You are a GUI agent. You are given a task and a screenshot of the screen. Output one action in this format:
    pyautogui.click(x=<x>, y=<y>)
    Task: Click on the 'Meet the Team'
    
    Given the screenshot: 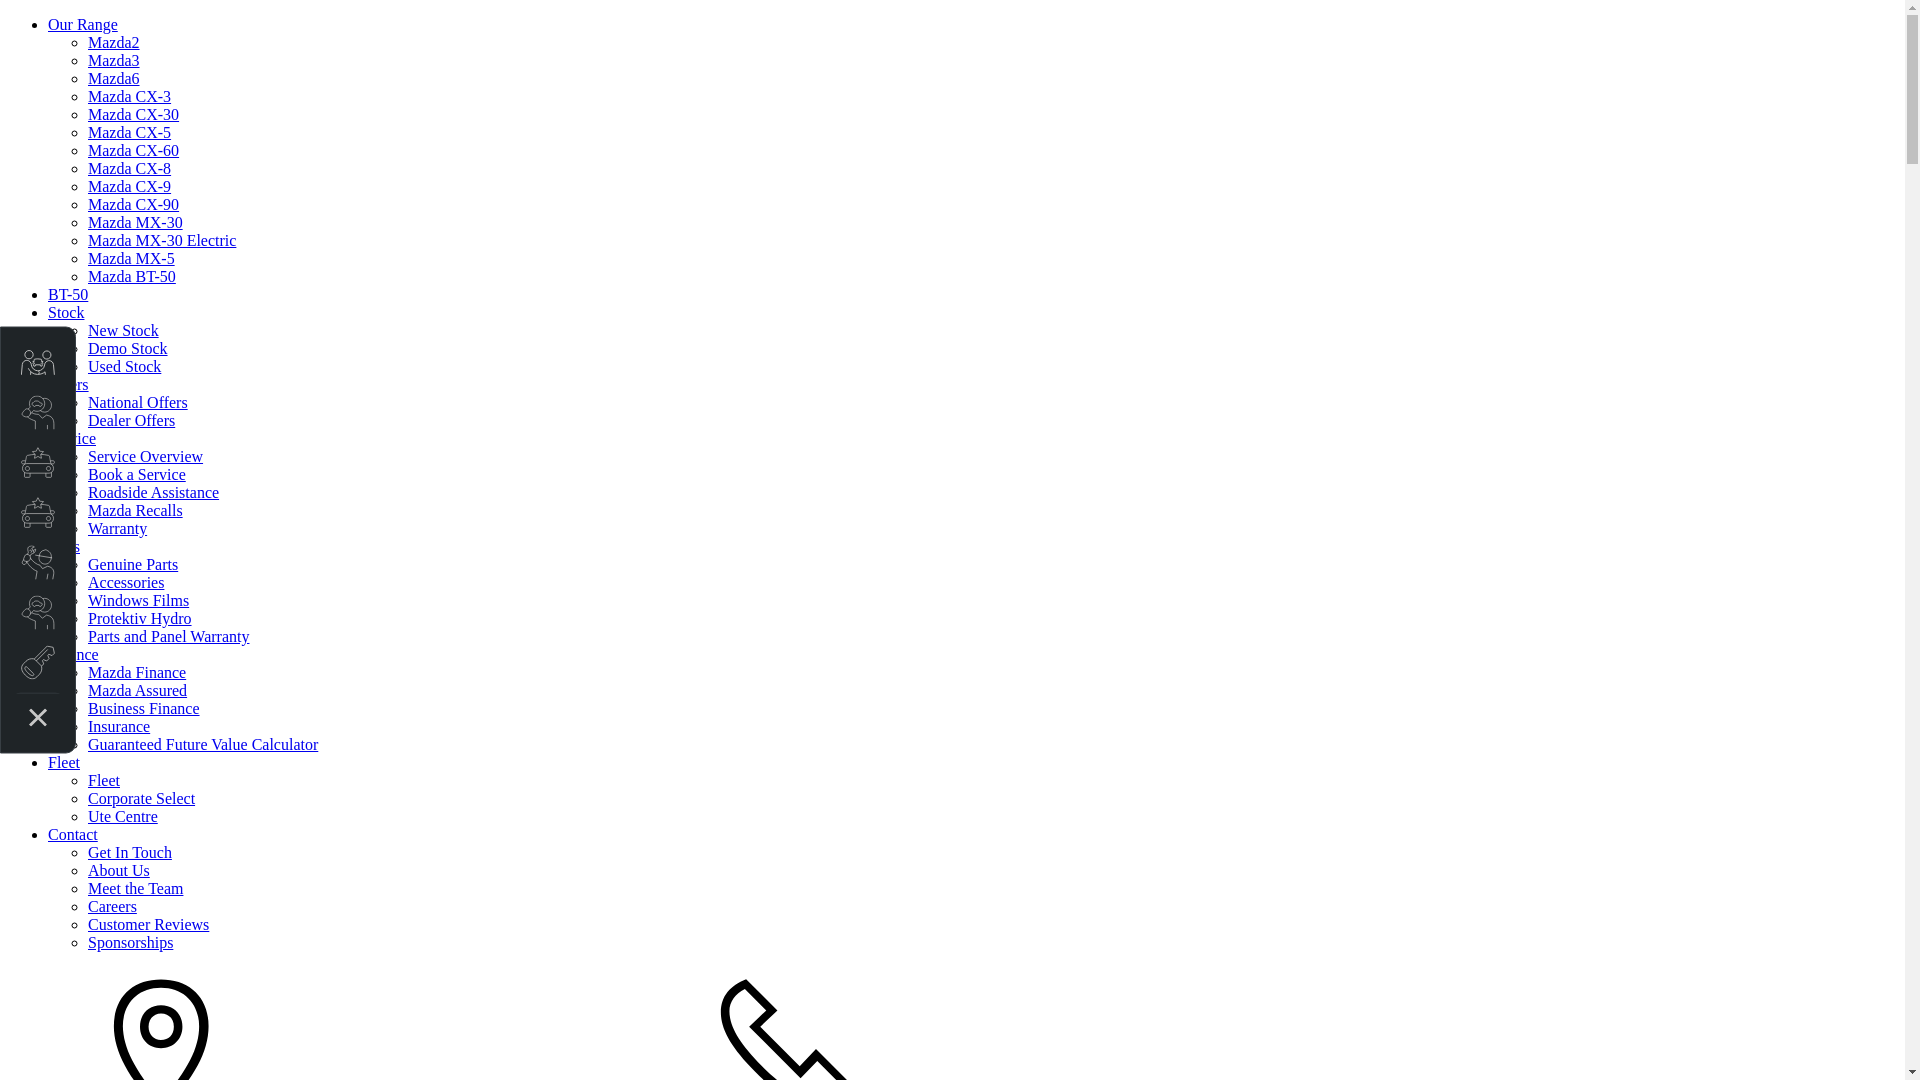 What is the action you would take?
    pyautogui.click(x=86, y=887)
    